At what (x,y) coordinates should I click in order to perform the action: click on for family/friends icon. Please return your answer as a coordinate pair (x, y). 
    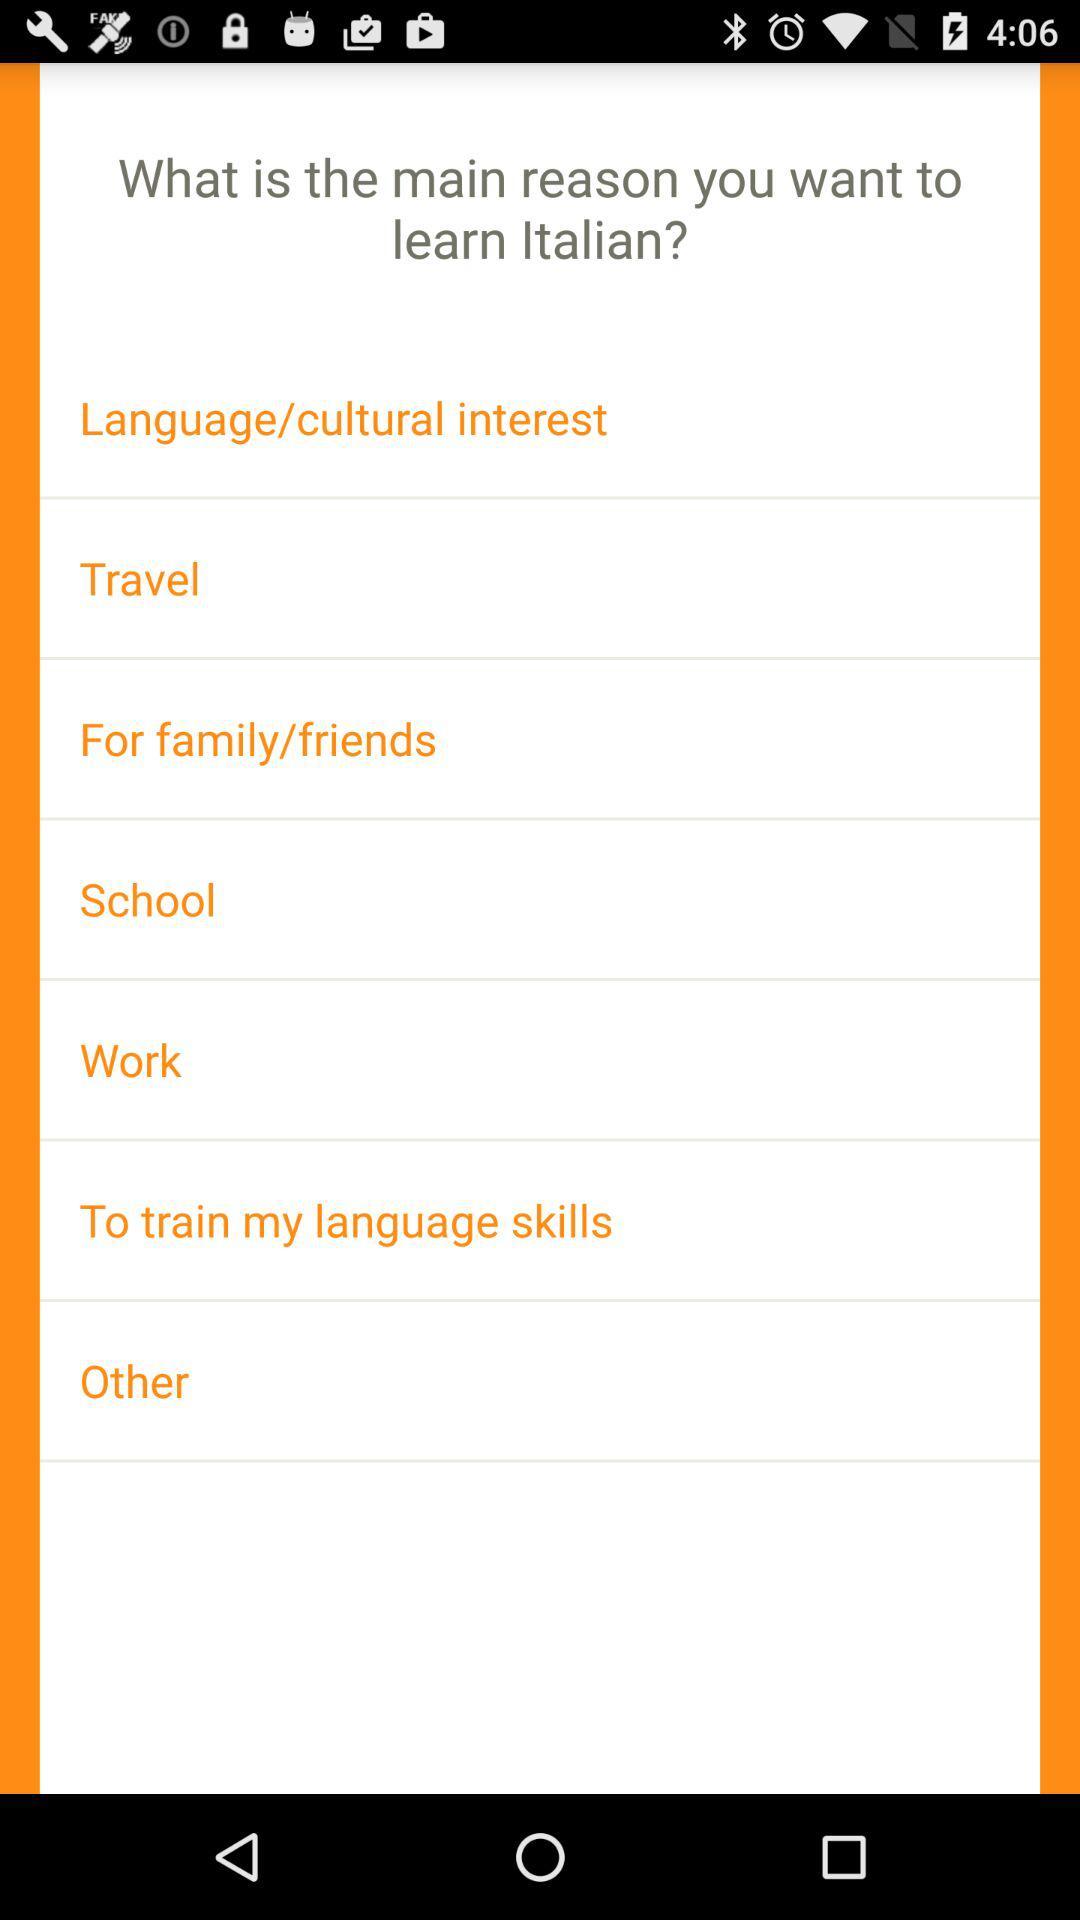
    Looking at the image, I should click on (540, 737).